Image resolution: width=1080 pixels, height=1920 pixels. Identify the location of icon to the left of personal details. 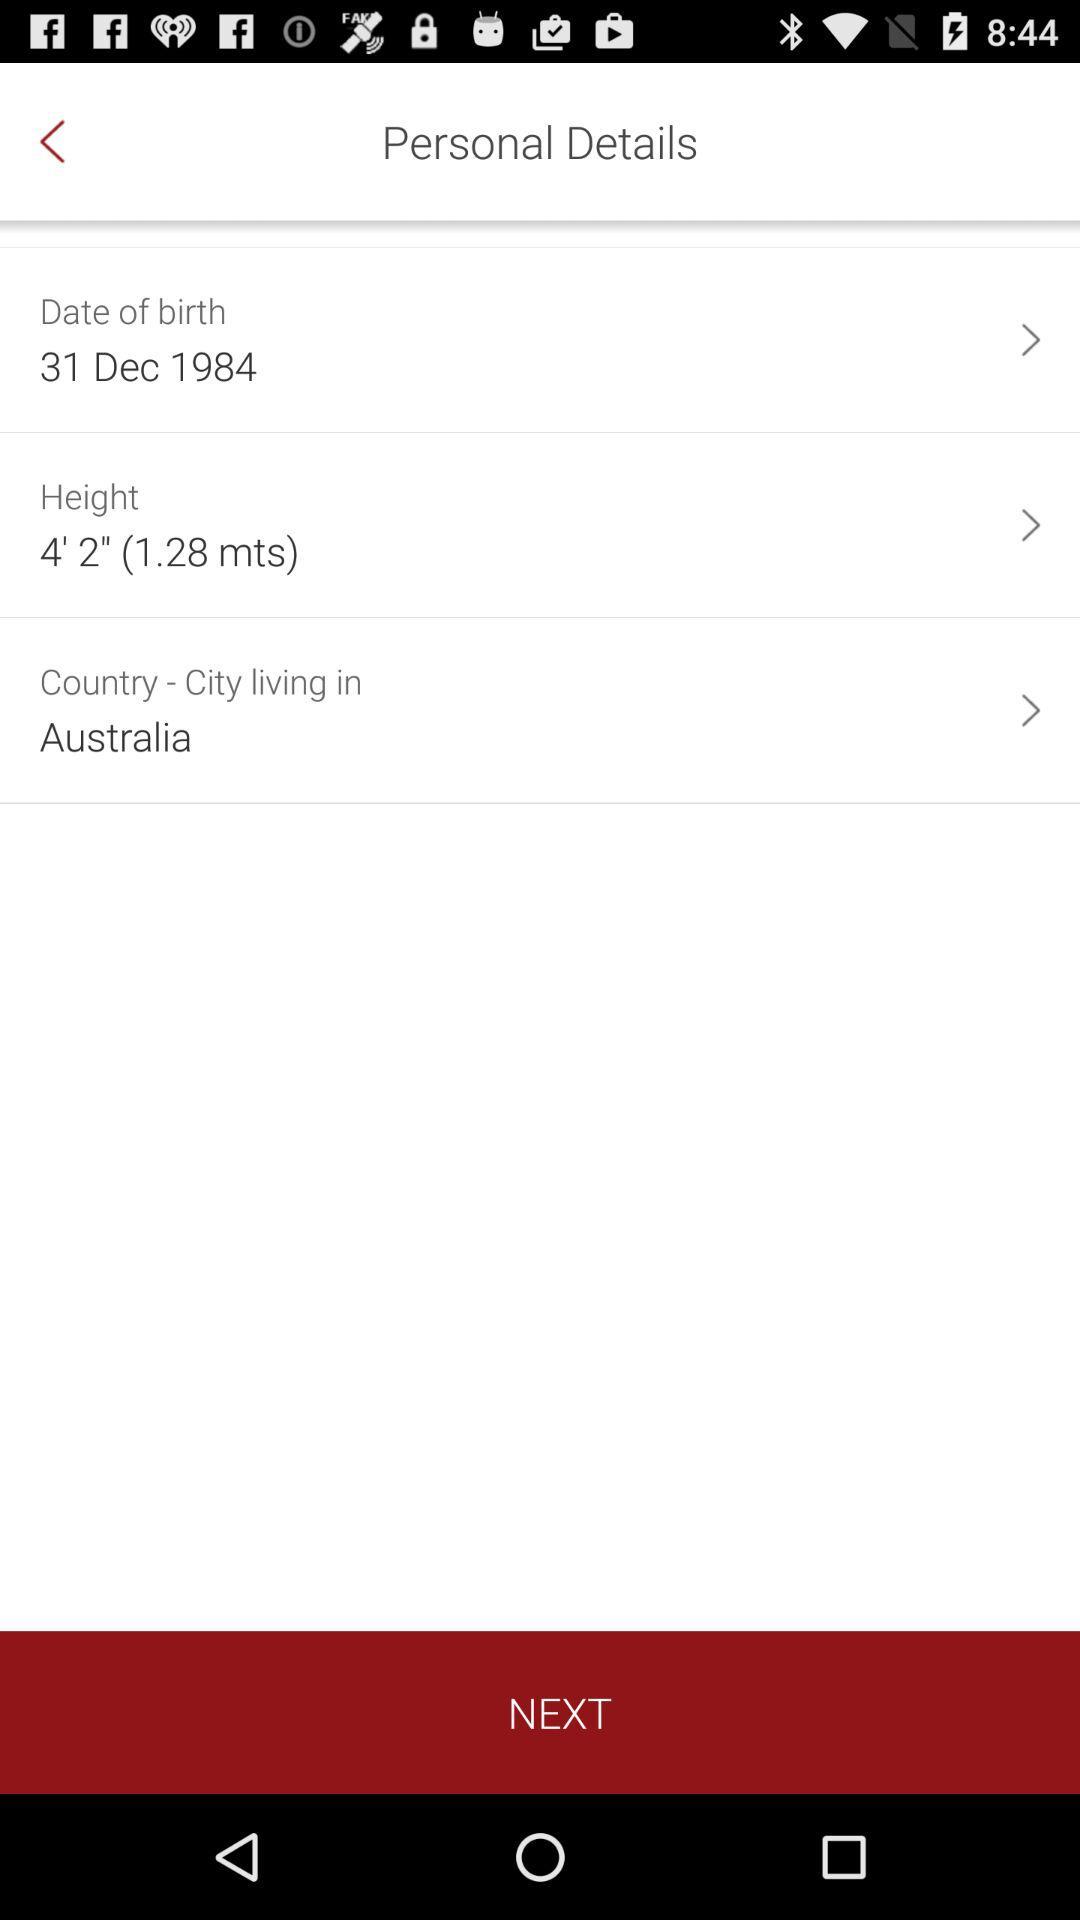
(72, 140).